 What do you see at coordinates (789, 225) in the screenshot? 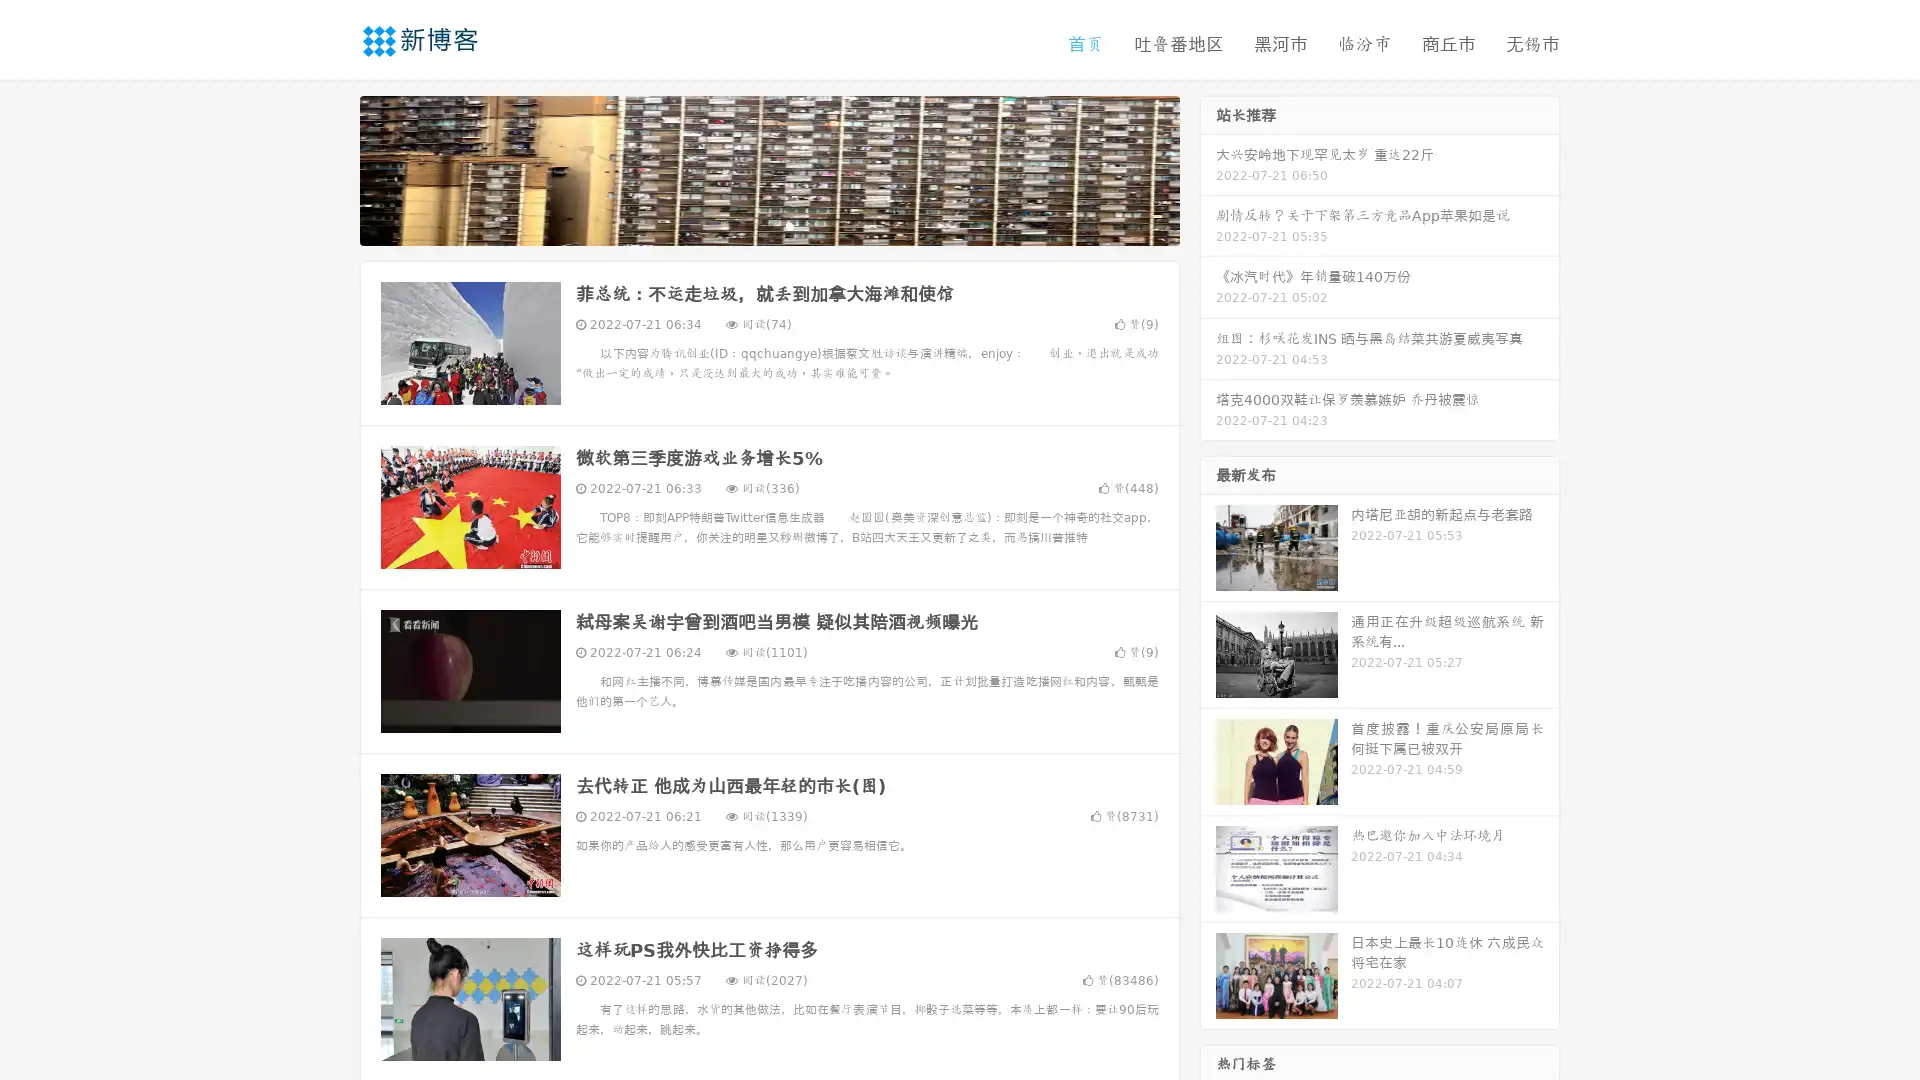
I see `Go to slide 3` at bounding box center [789, 225].